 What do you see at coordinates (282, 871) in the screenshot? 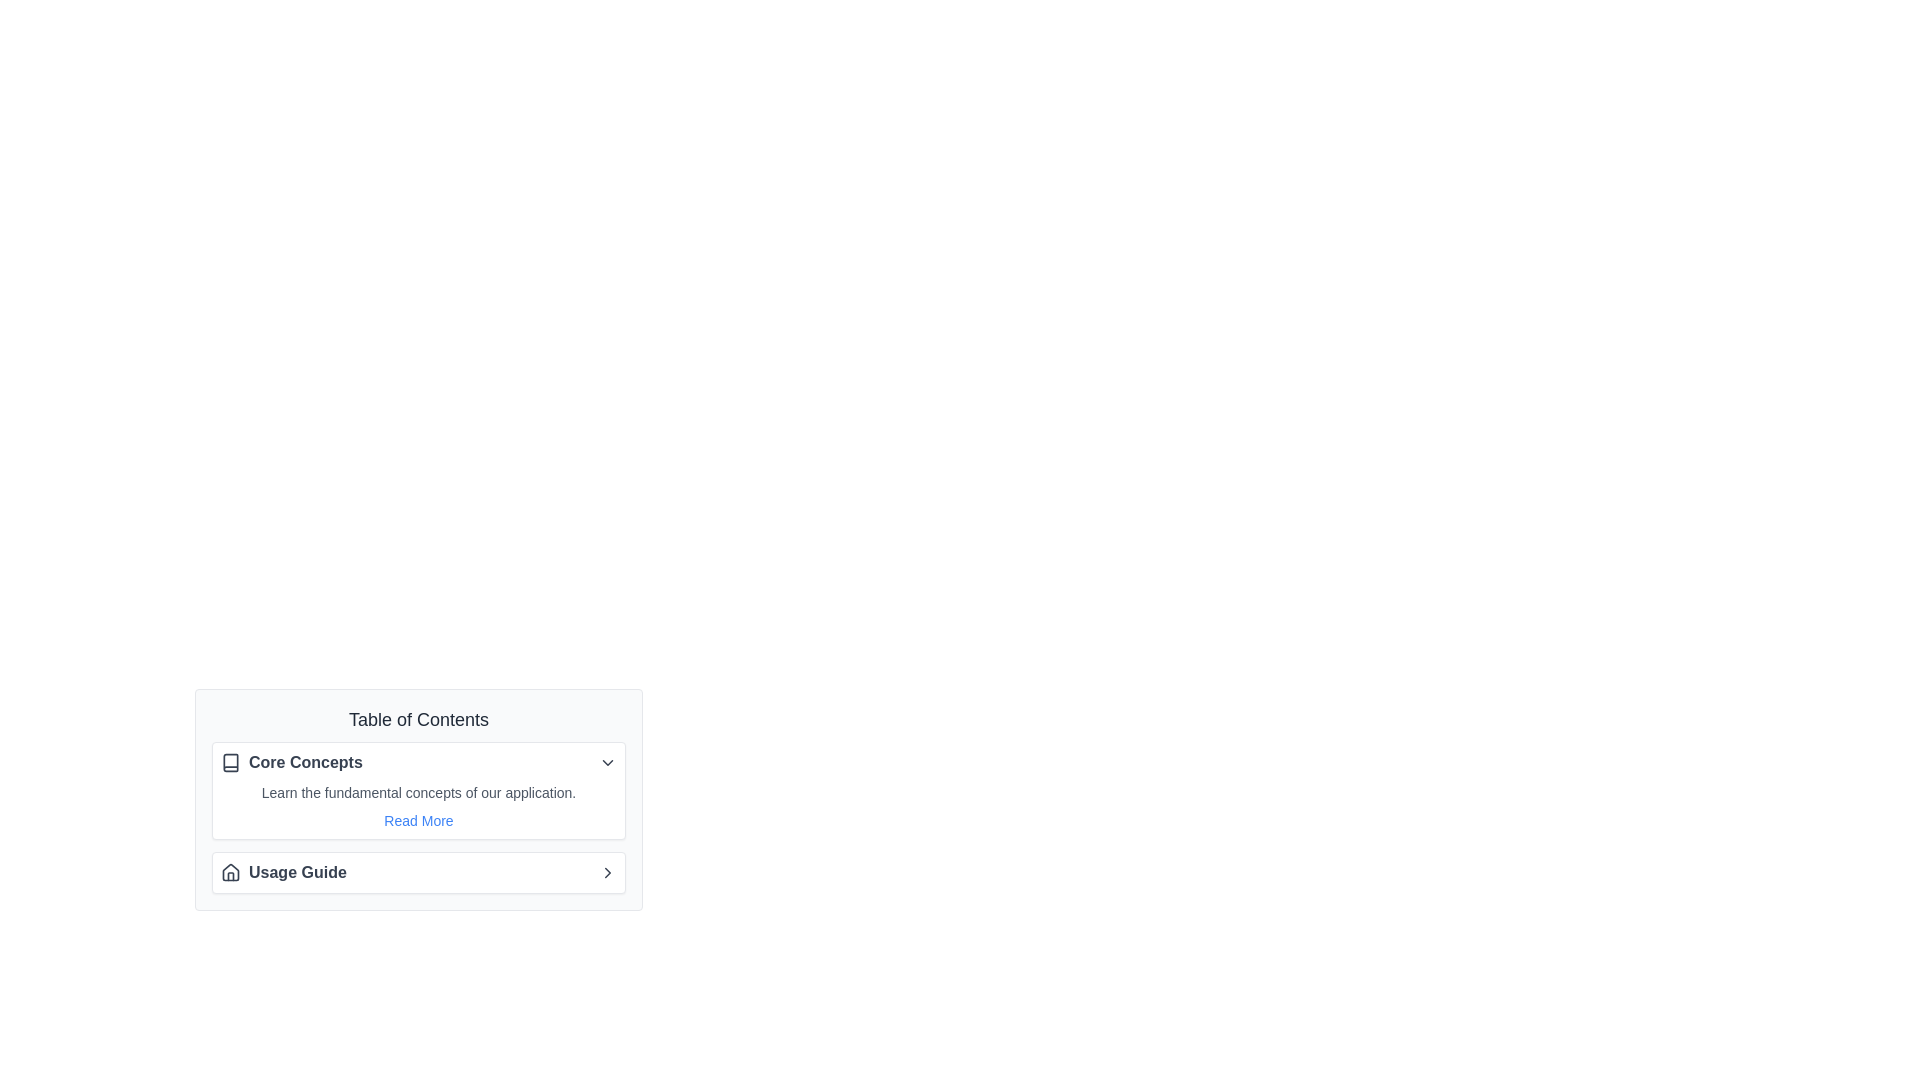
I see `the 'Usage Guide' text element that features a house icon, which is the first item in the 'Core Concepts' section and is centrally positioned at the bottom of the displayed panel` at bounding box center [282, 871].